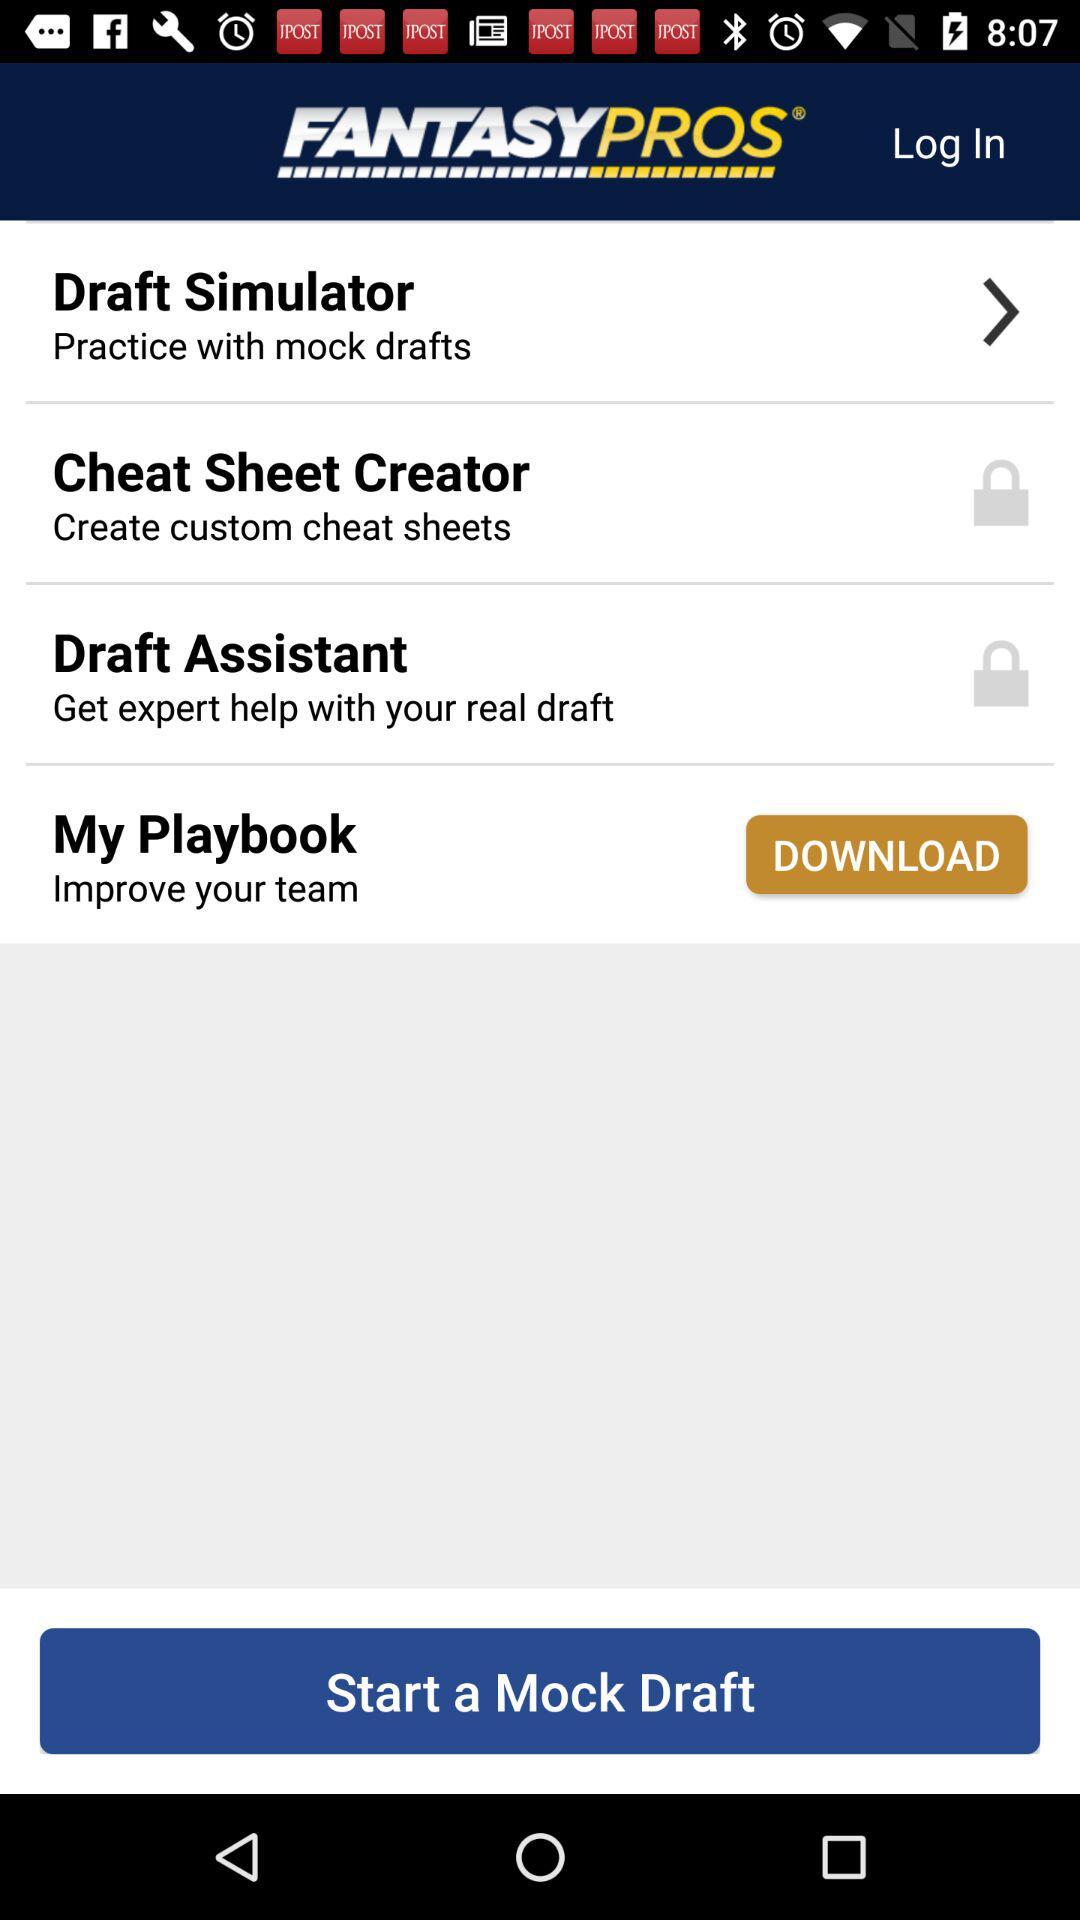 This screenshot has width=1080, height=1920. I want to click on the download button, so click(885, 854).